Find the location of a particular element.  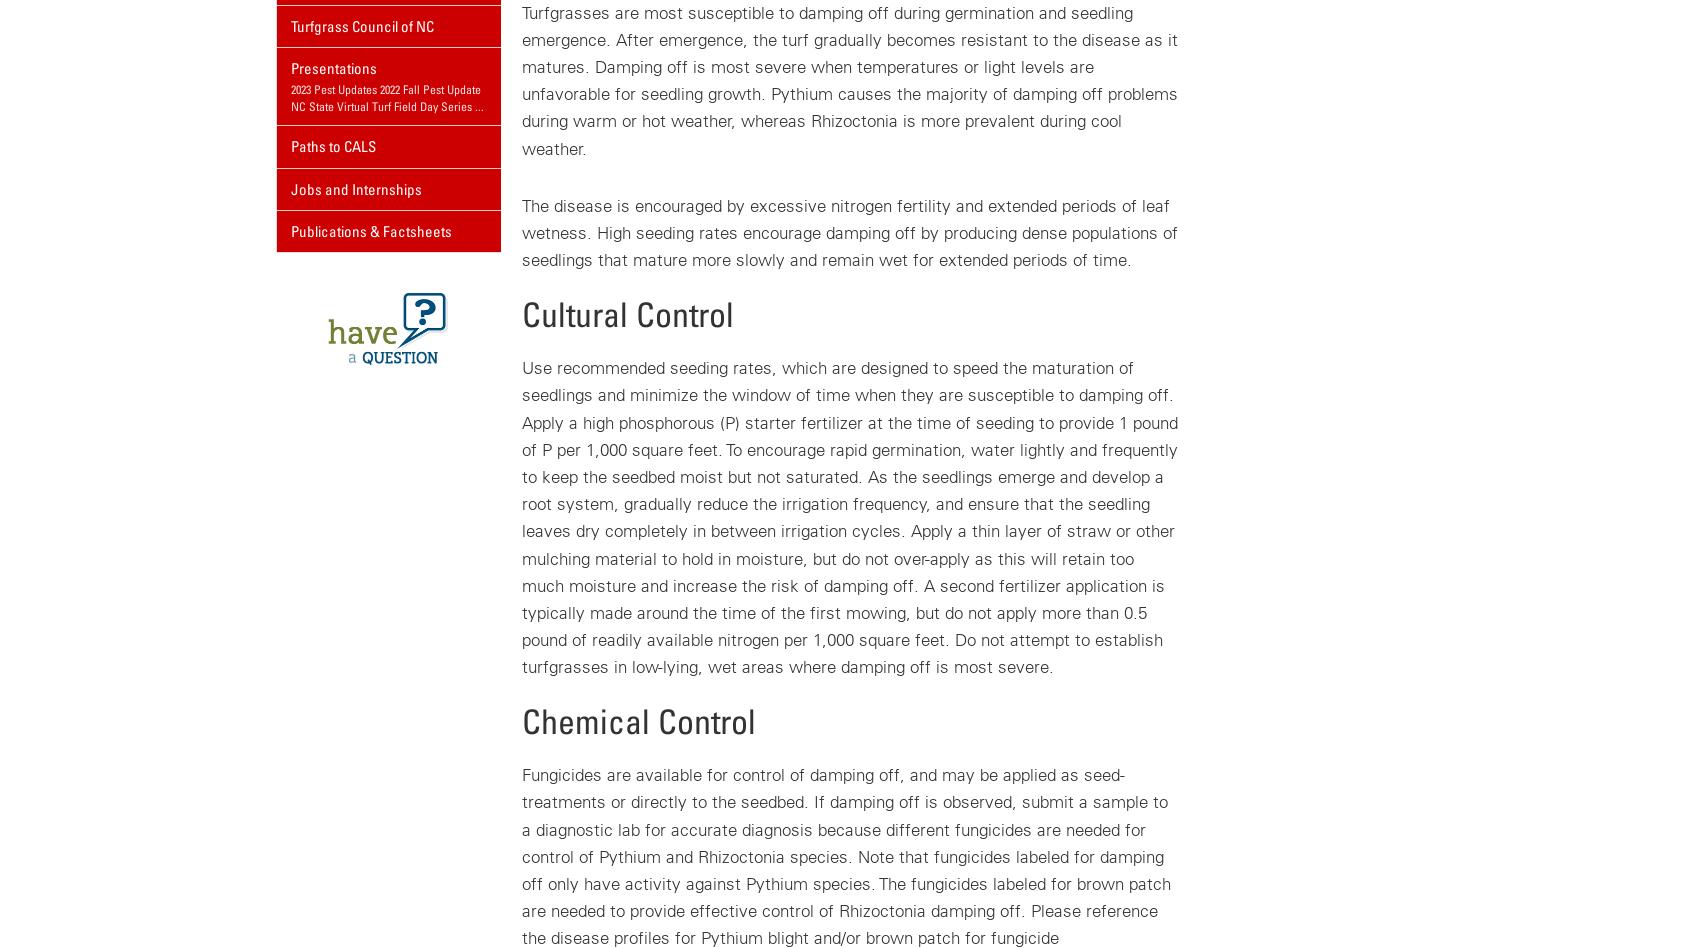

'Estoy de Acuerdo / I agree' is located at coordinates (638, 70).